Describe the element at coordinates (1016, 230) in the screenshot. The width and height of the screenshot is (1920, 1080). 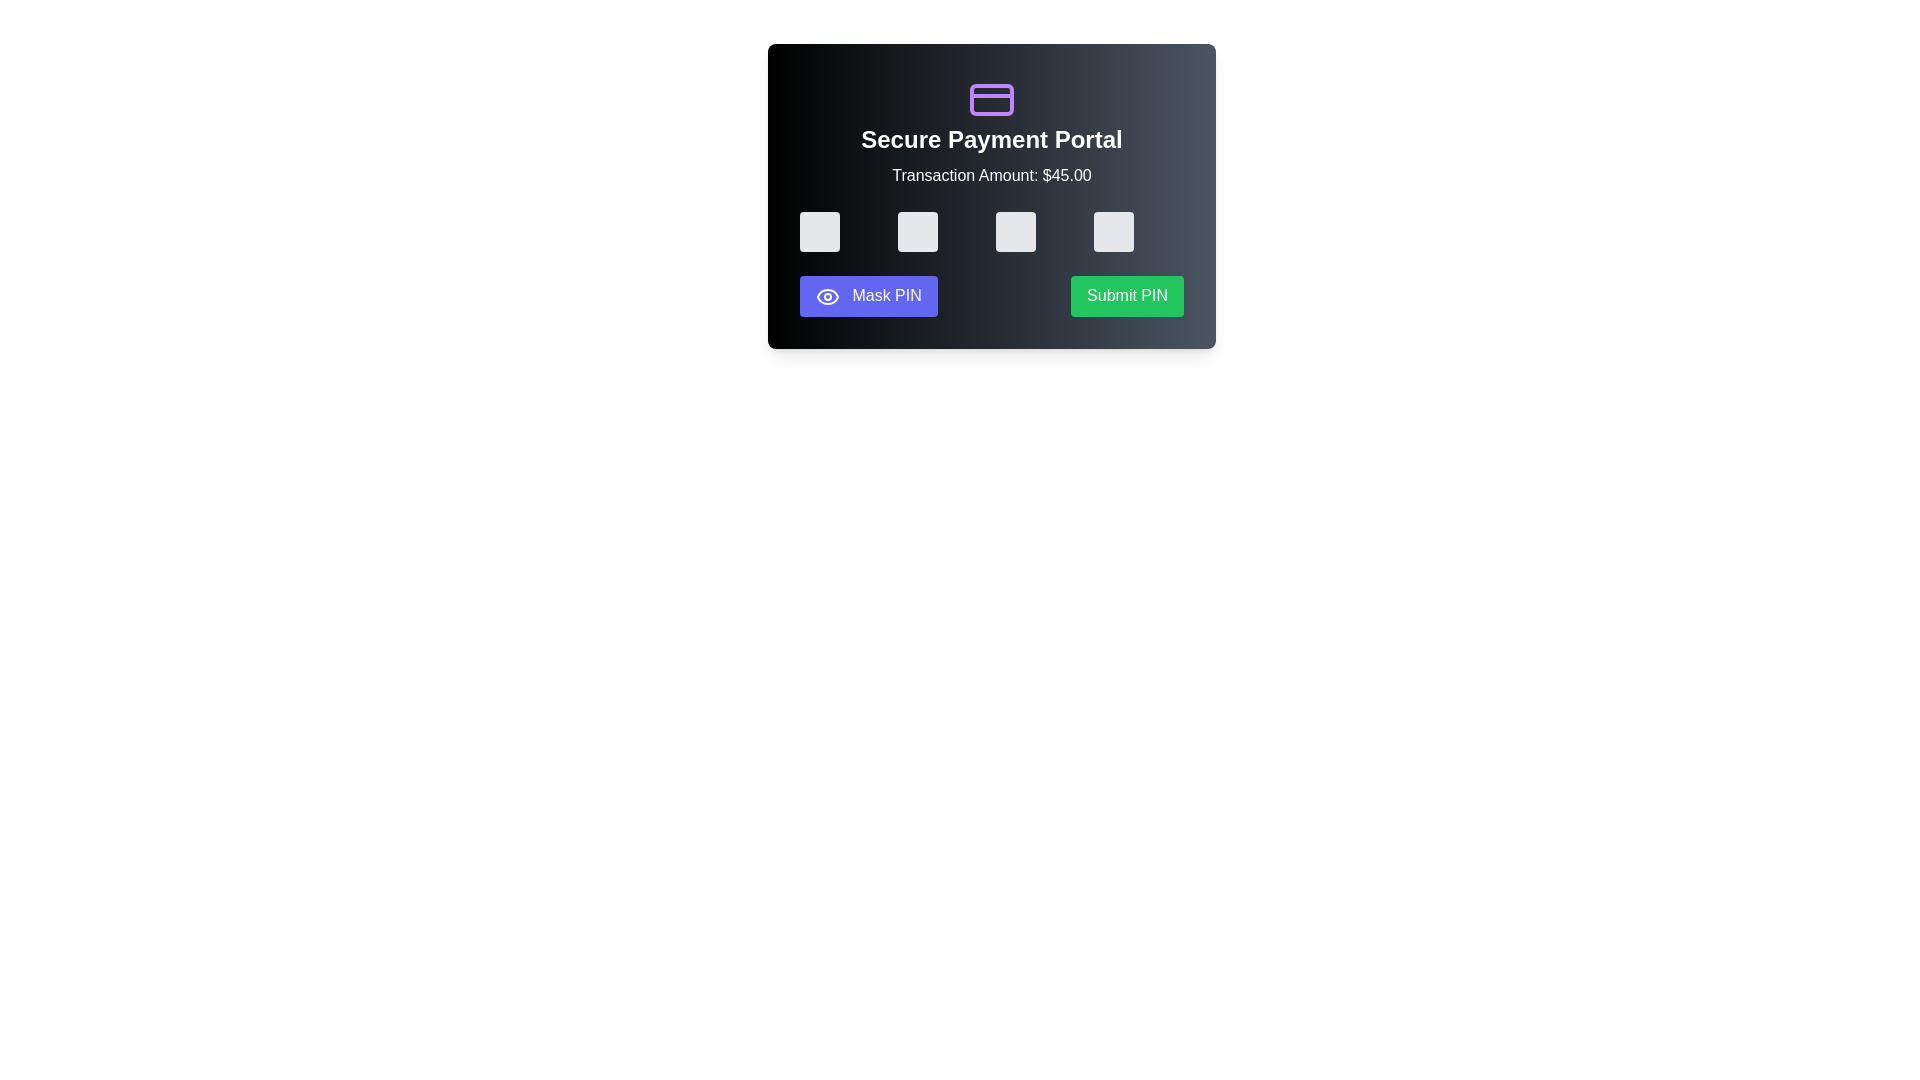
I see `the third PIN entry field in the Secure Payment Portal` at that location.